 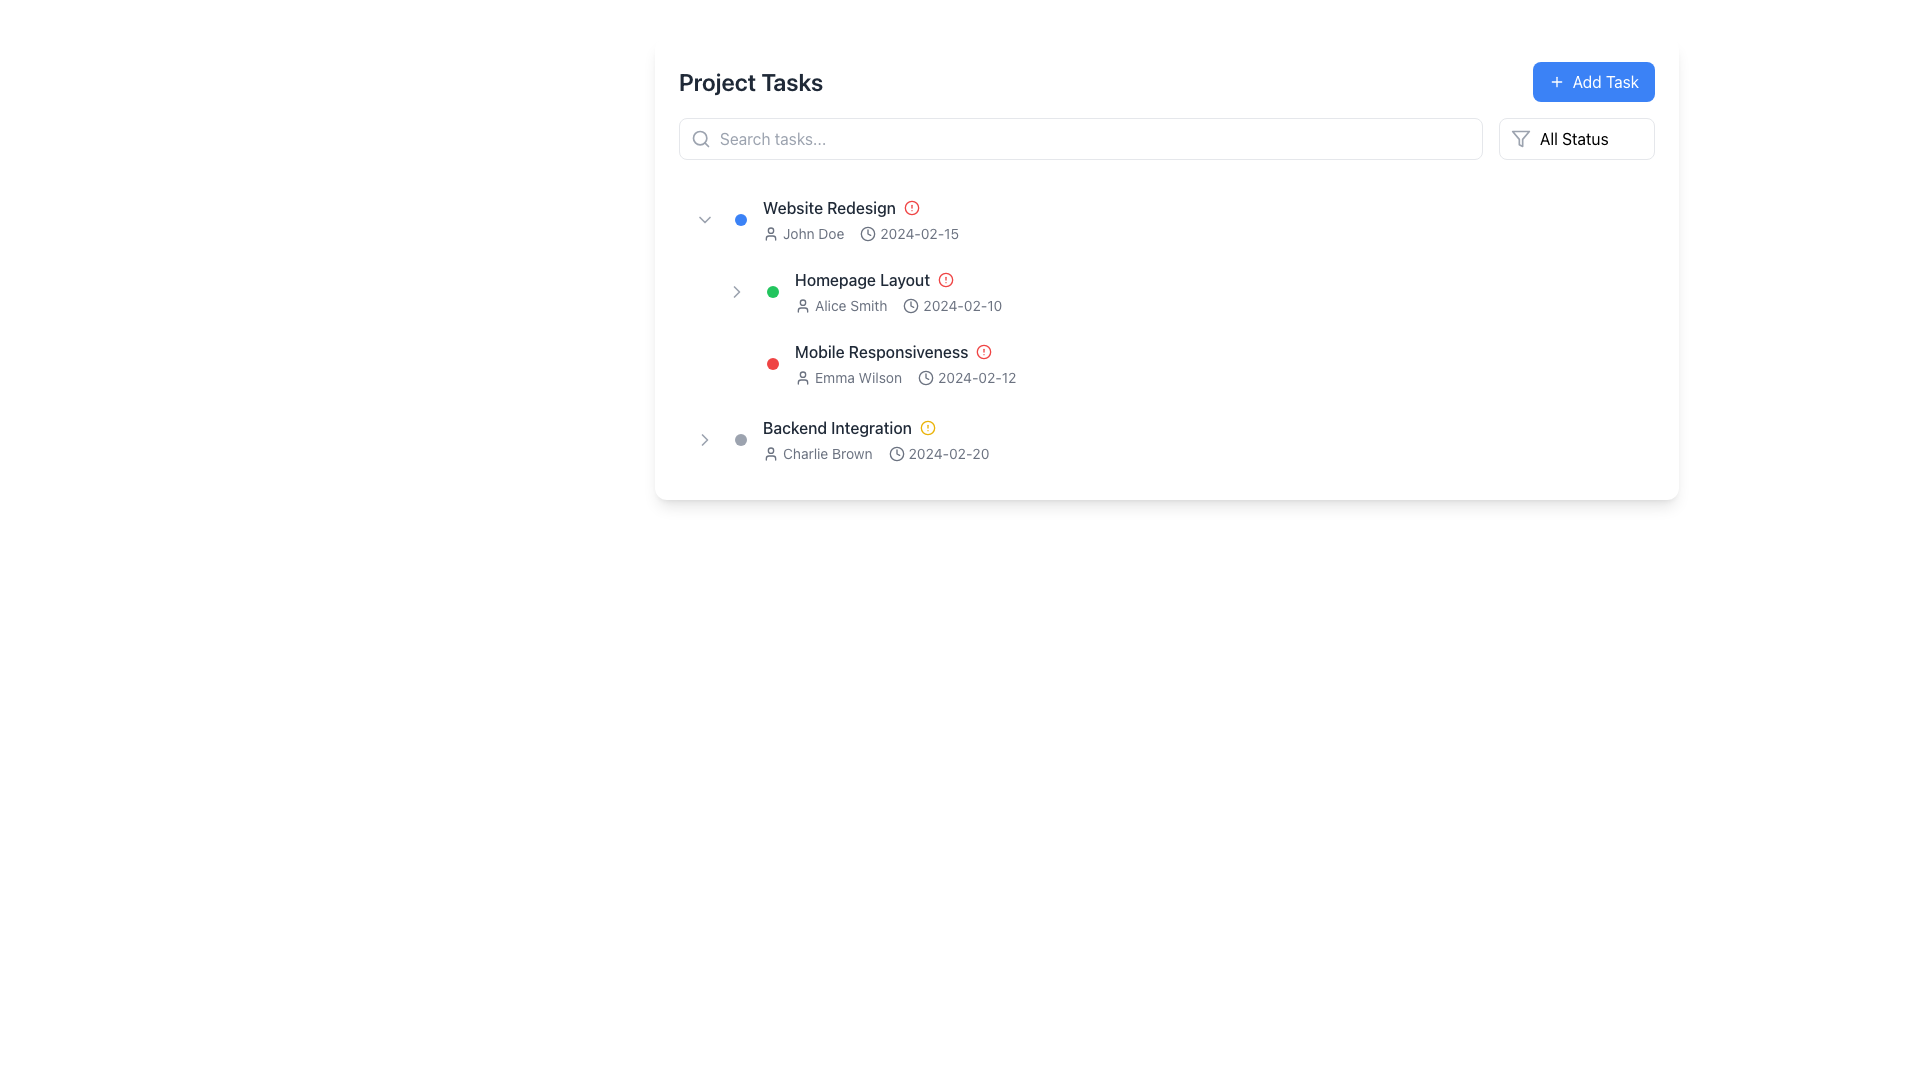 What do you see at coordinates (829, 208) in the screenshot?
I see `the task title text label in the 'Project Tasks' section, which identifies a specific task within the user's workflow` at bounding box center [829, 208].